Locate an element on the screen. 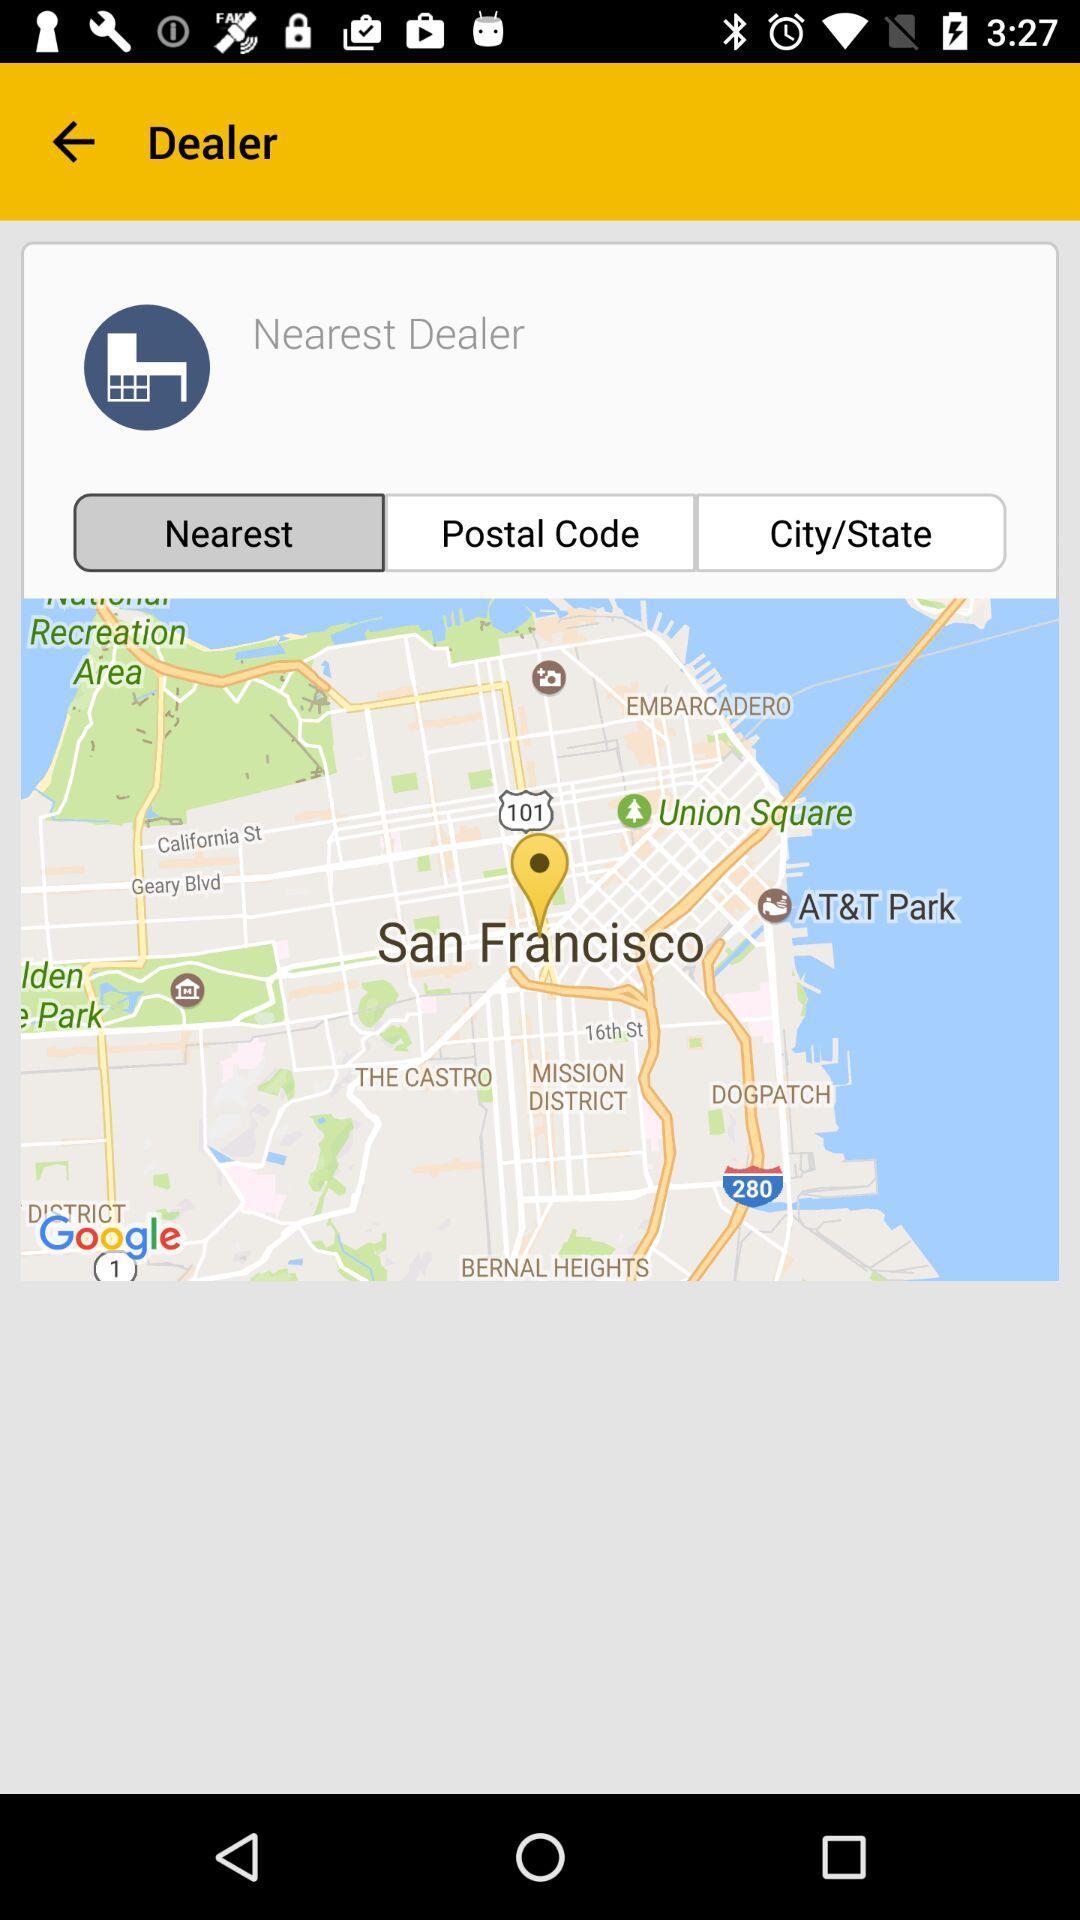 This screenshot has width=1080, height=1920. the city/state icon is located at coordinates (851, 532).